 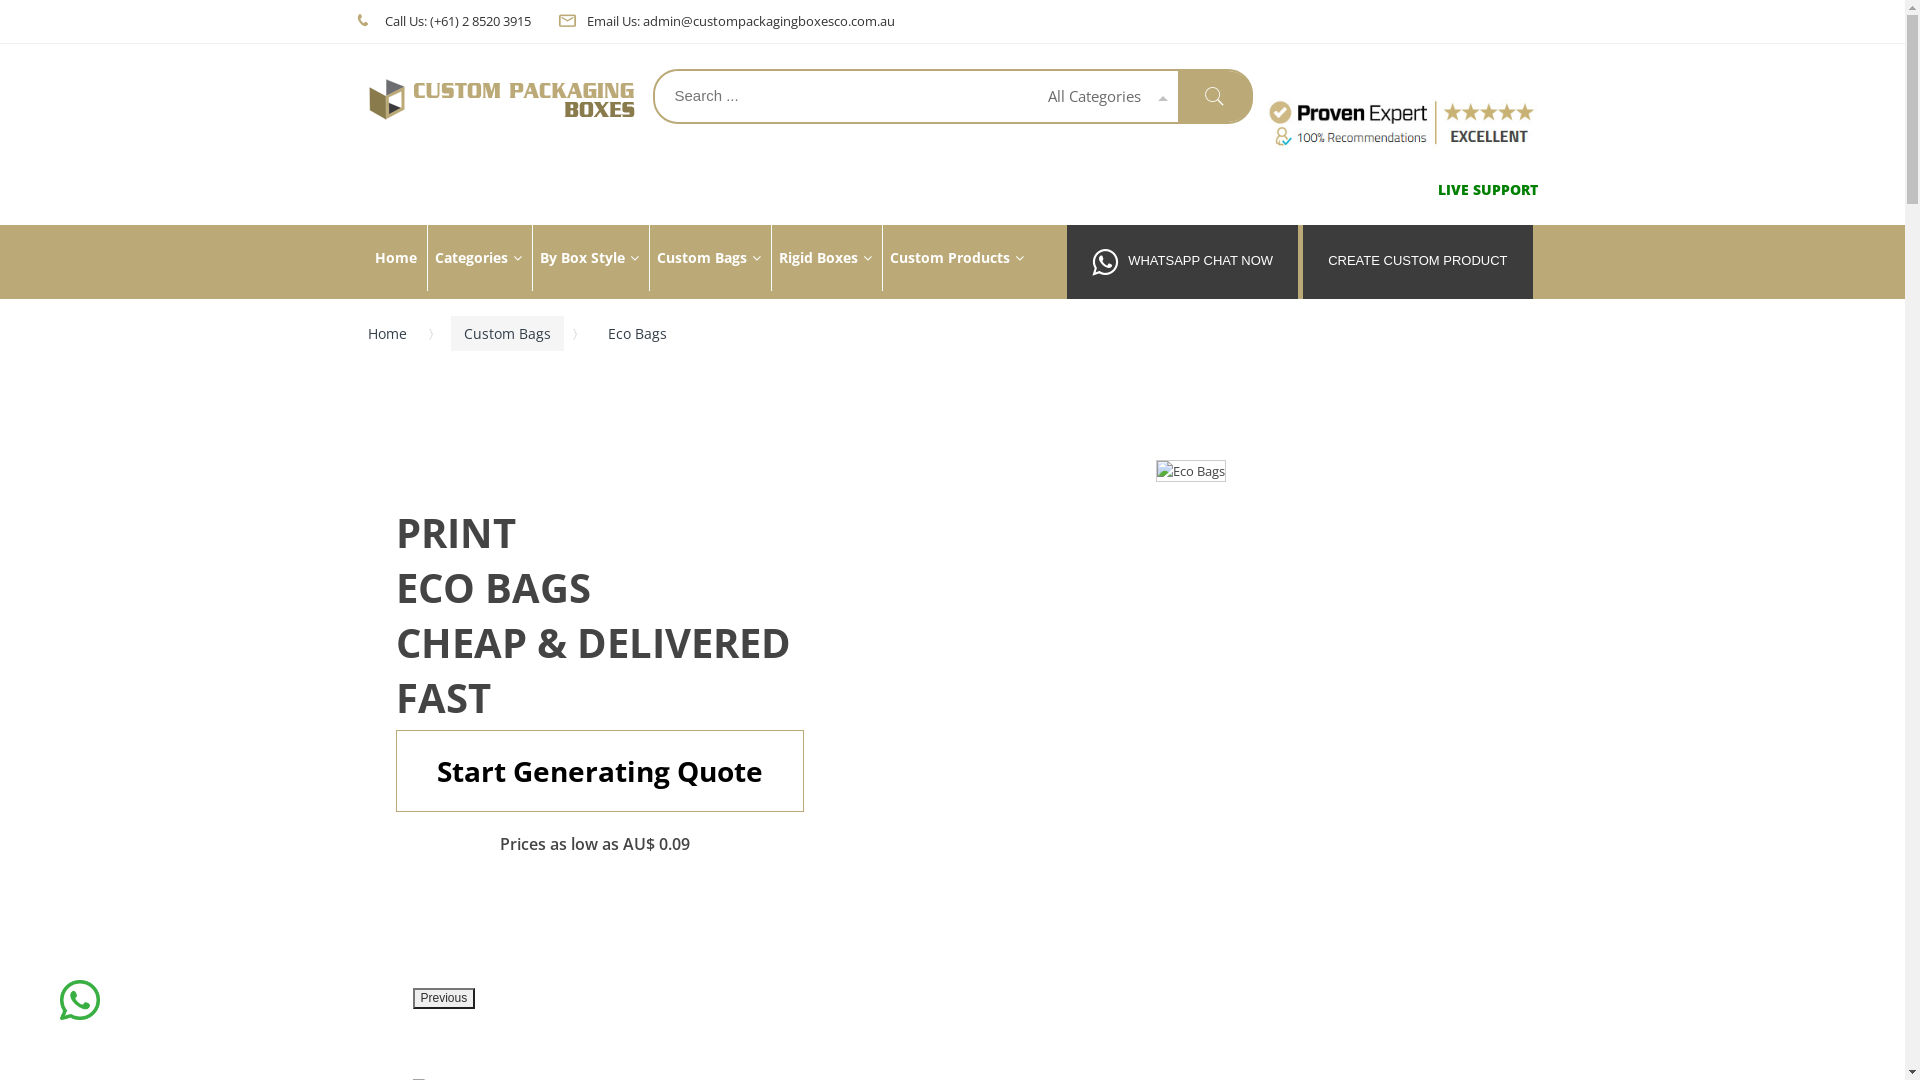 What do you see at coordinates (442, 998) in the screenshot?
I see `'Previous'` at bounding box center [442, 998].